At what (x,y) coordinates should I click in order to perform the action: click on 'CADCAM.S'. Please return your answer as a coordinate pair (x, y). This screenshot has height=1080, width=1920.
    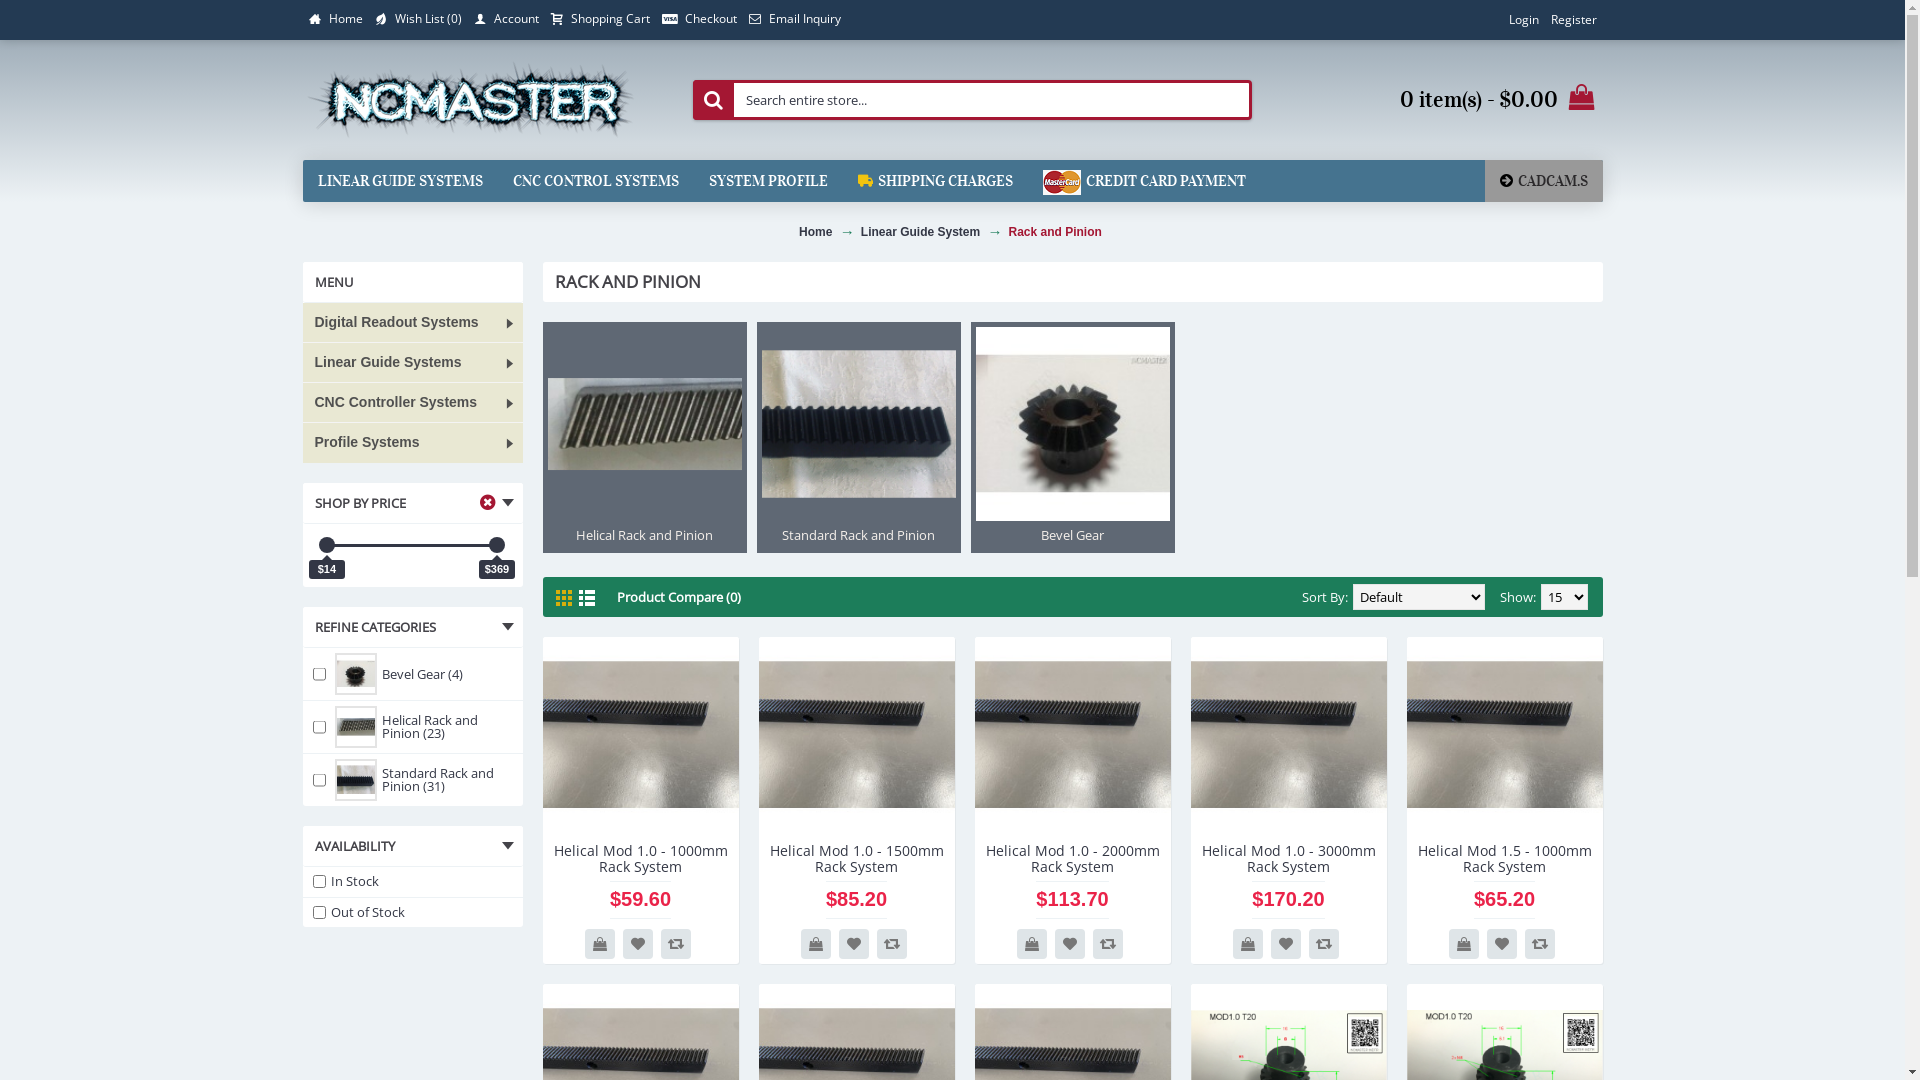
    Looking at the image, I should click on (1483, 181).